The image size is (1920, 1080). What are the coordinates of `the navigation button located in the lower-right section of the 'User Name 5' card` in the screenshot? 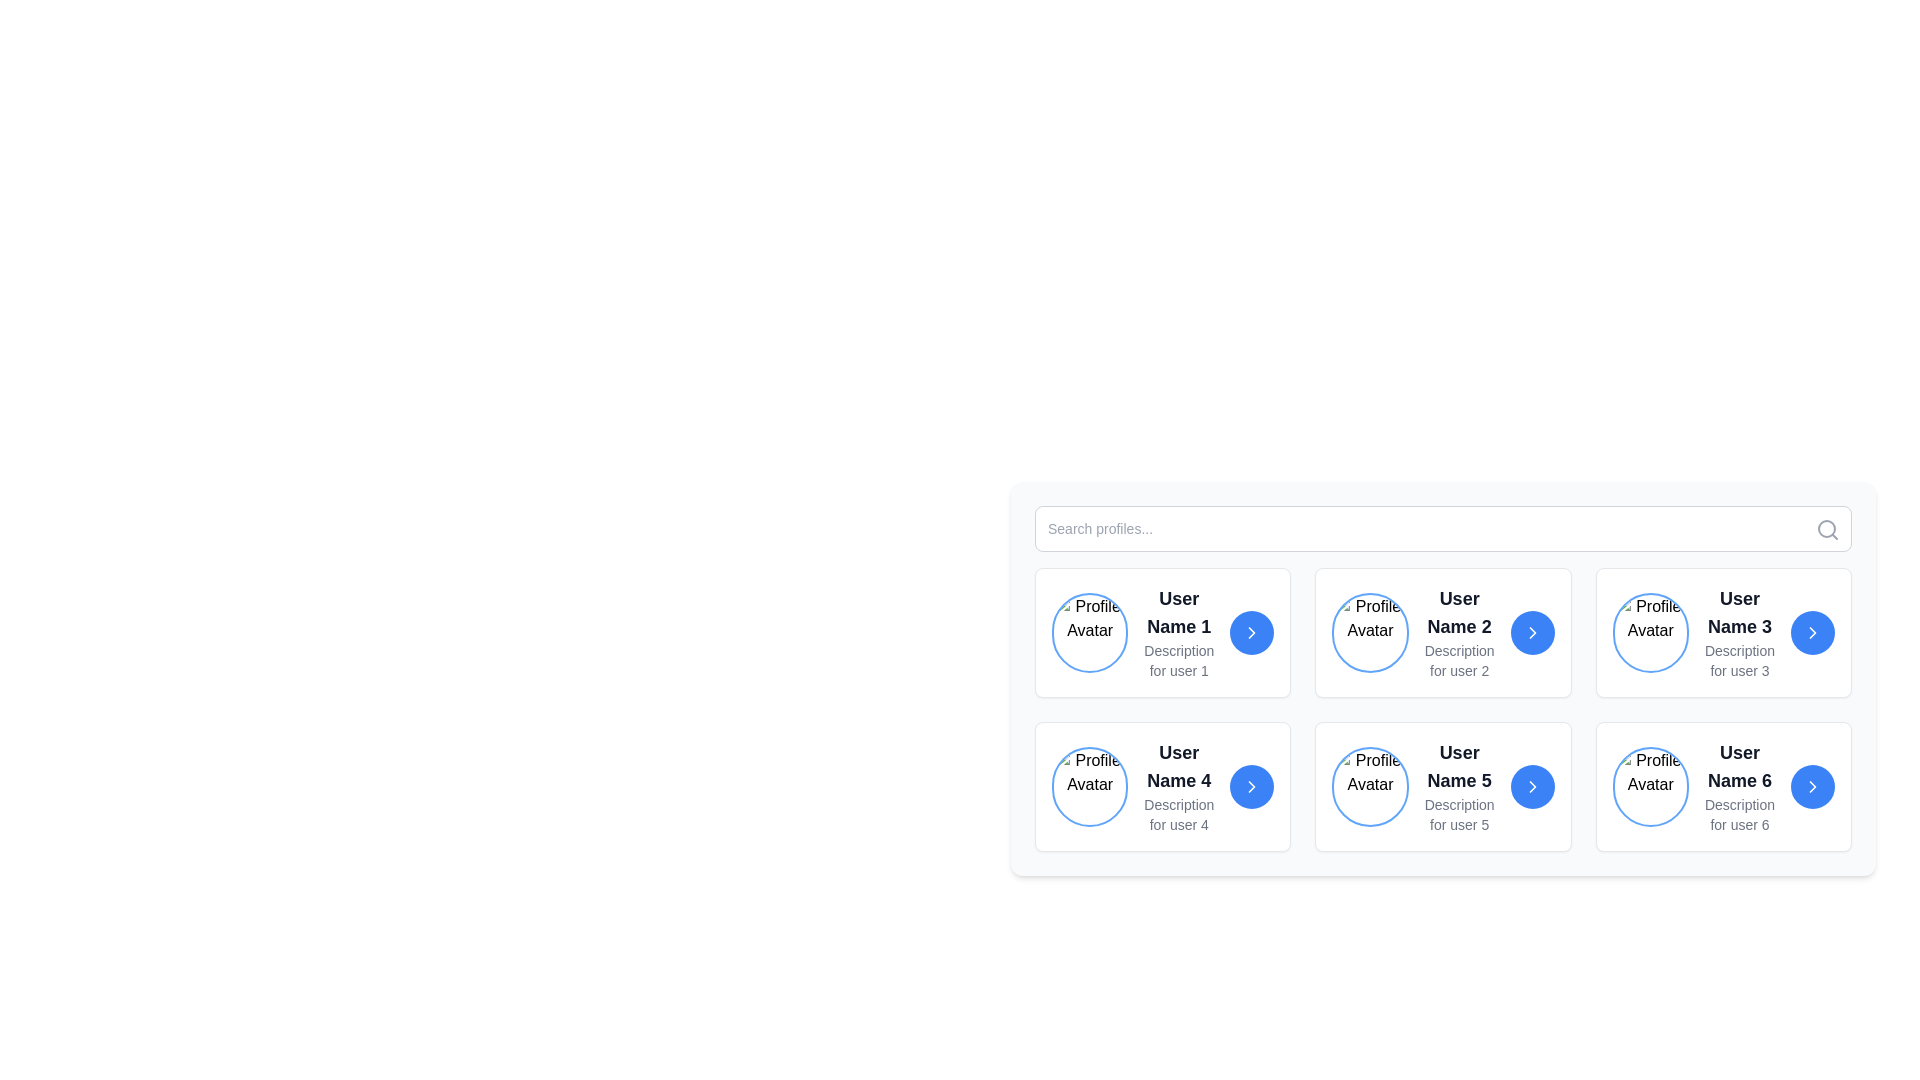 It's located at (1531, 785).